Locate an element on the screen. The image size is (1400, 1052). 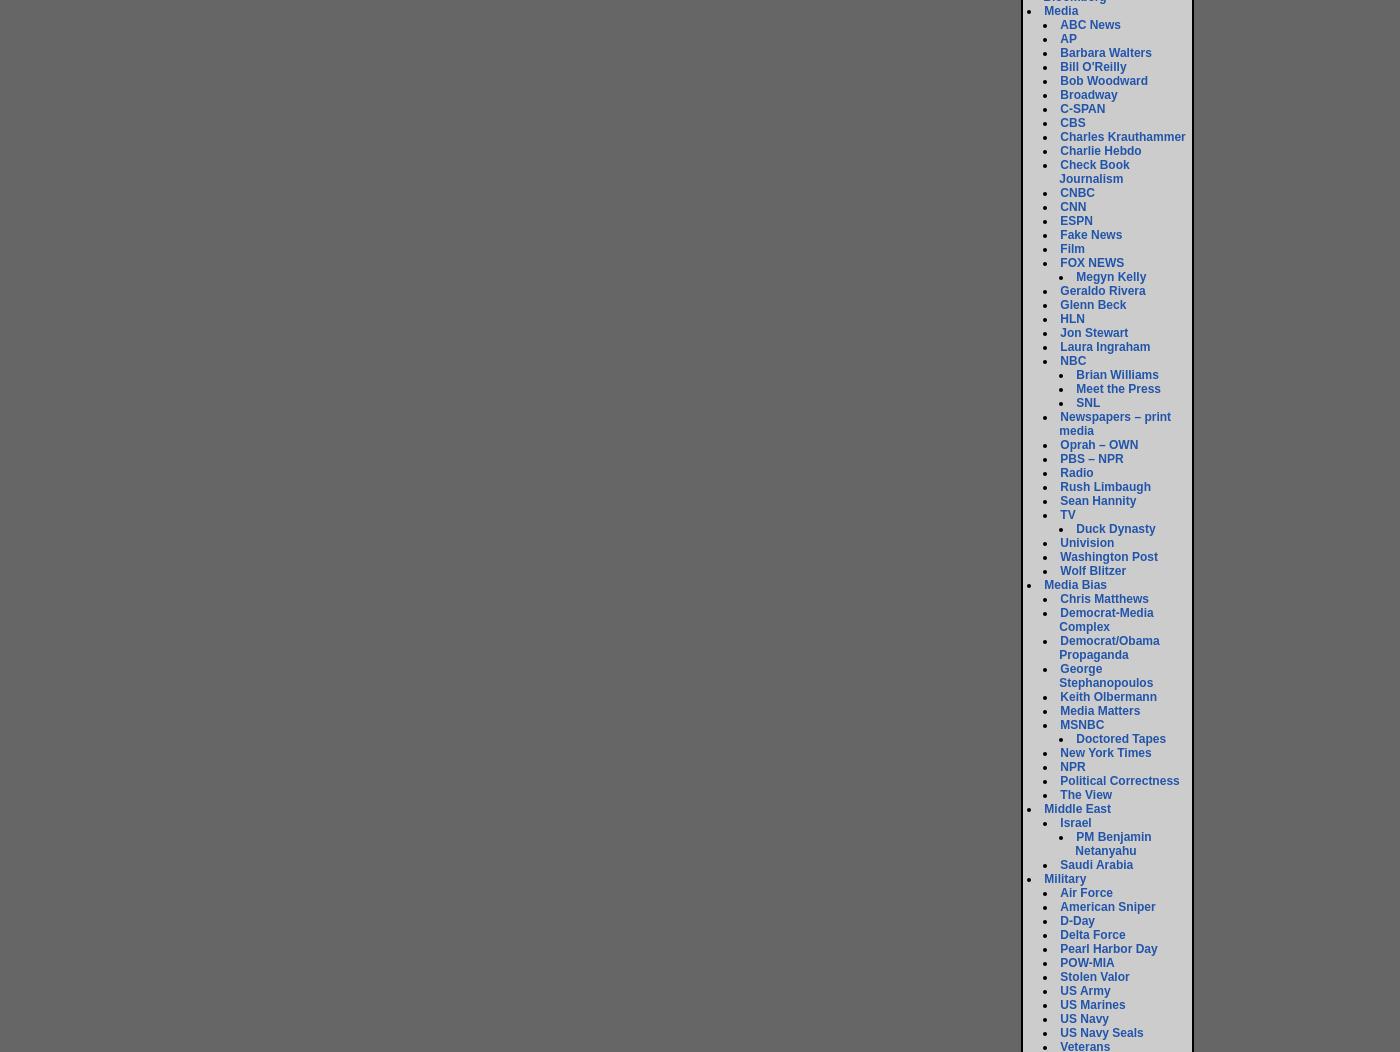
'Meet the Press' is located at coordinates (1118, 389).